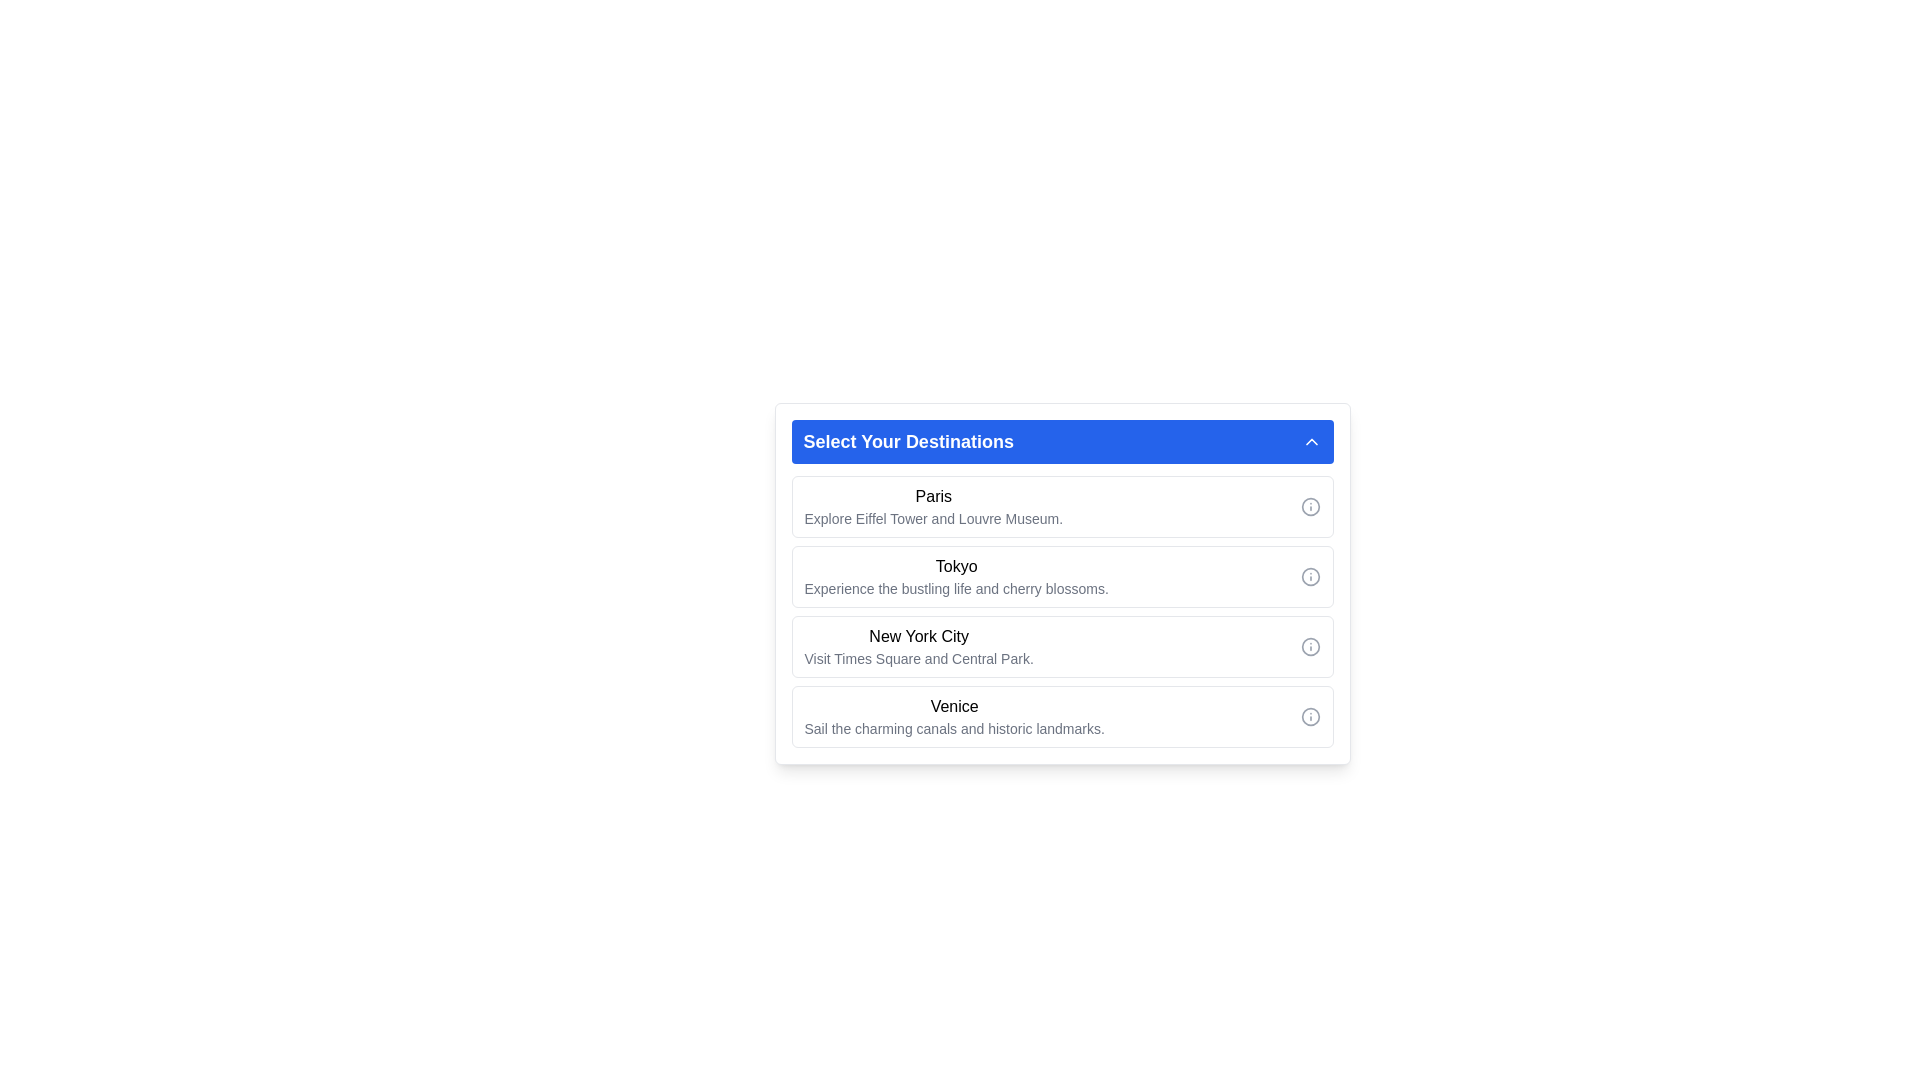 Image resolution: width=1920 pixels, height=1080 pixels. What do you see at coordinates (1310, 505) in the screenshot?
I see `the small circular component within the SVG element that is styled with a thin border and is part of a minimalist icon design, located near the top-right of the 'Paris' section` at bounding box center [1310, 505].